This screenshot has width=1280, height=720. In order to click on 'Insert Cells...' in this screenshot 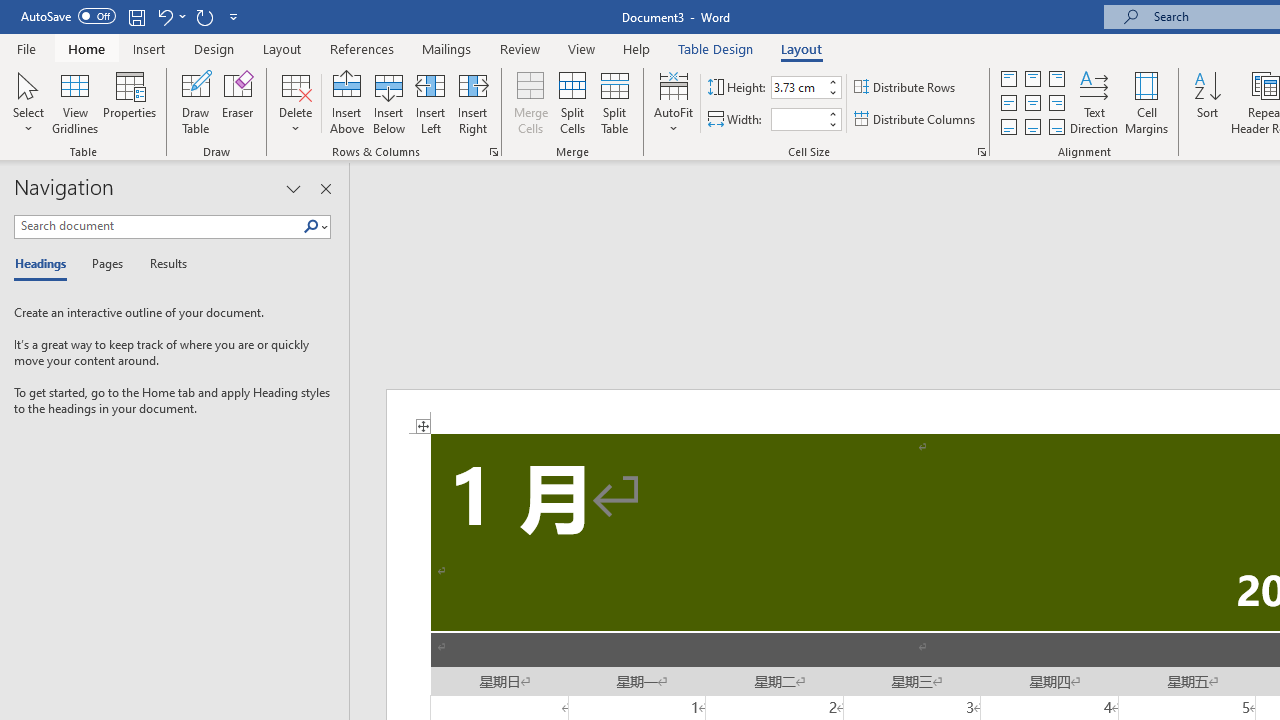, I will do `click(494, 150)`.